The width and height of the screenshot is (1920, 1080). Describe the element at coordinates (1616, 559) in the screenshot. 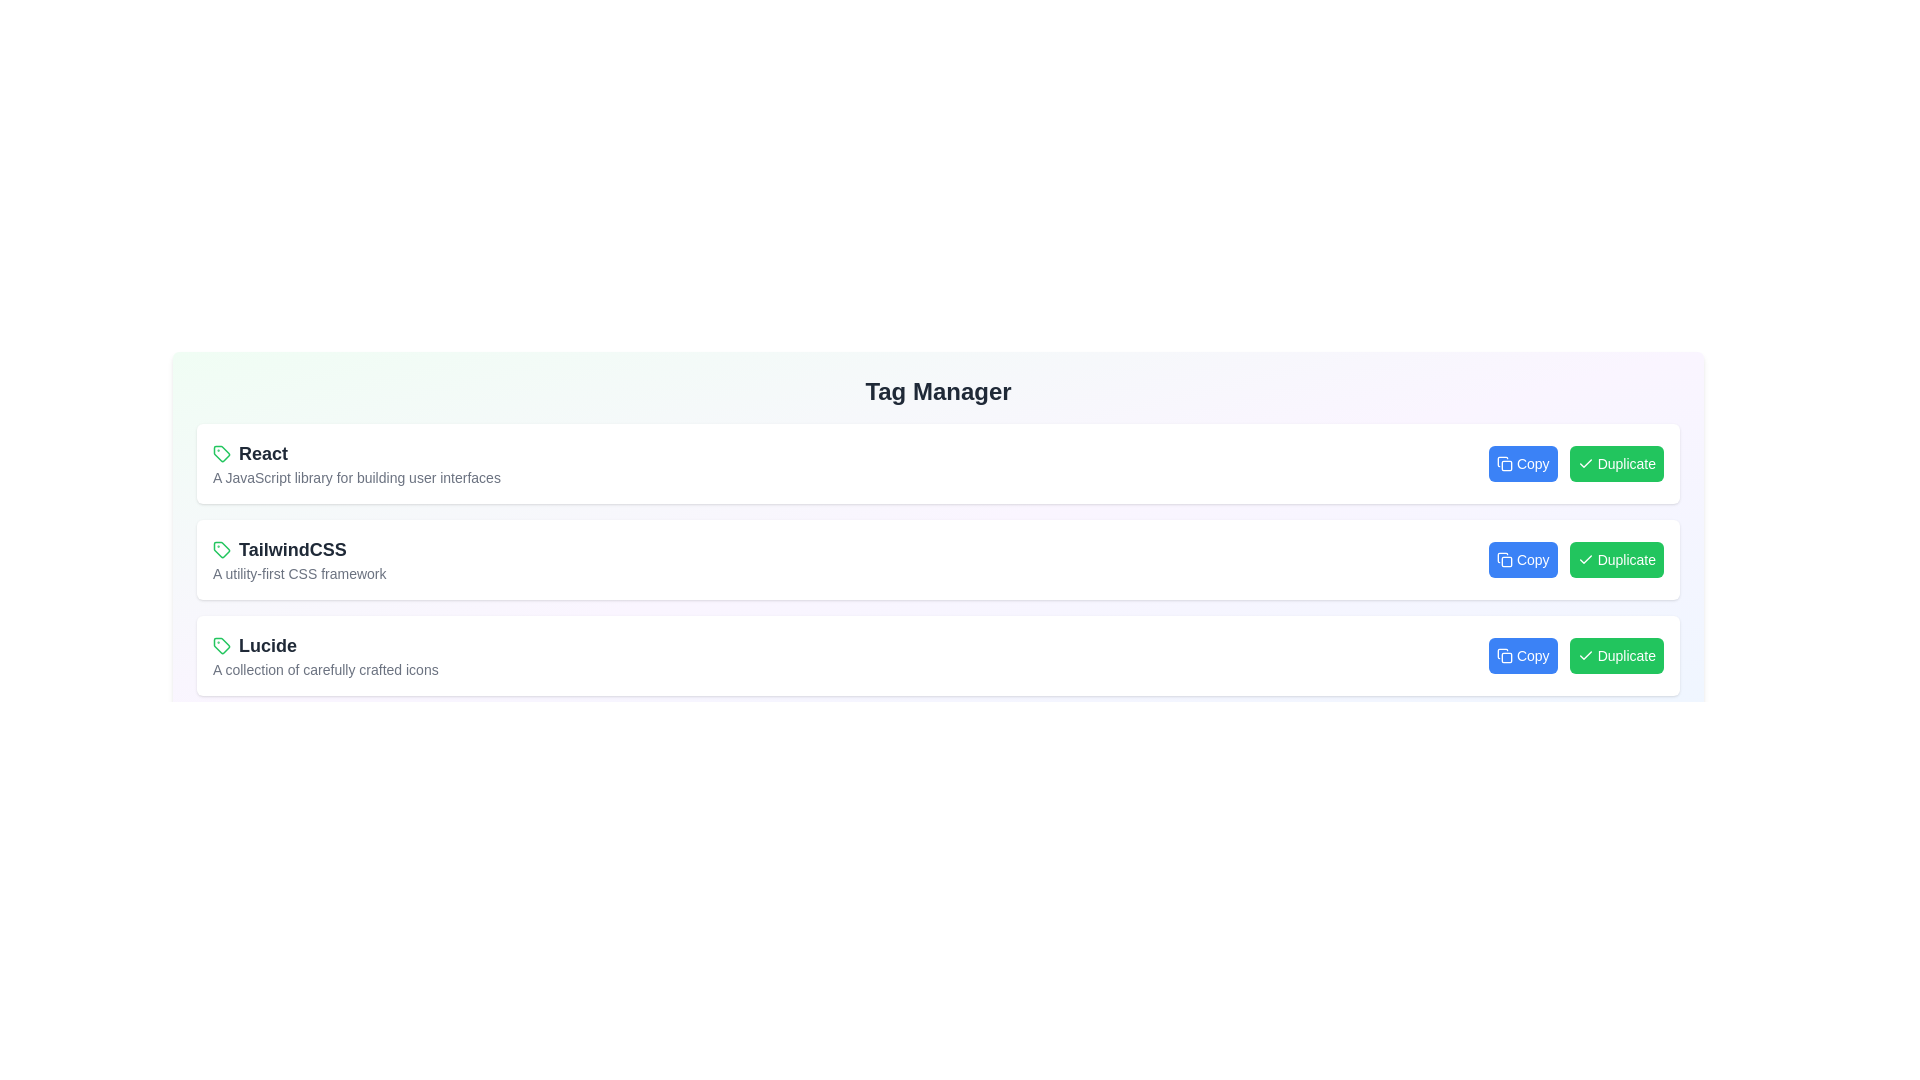

I see `'Duplicate' button for the tag labeled TailwindCSS` at that location.